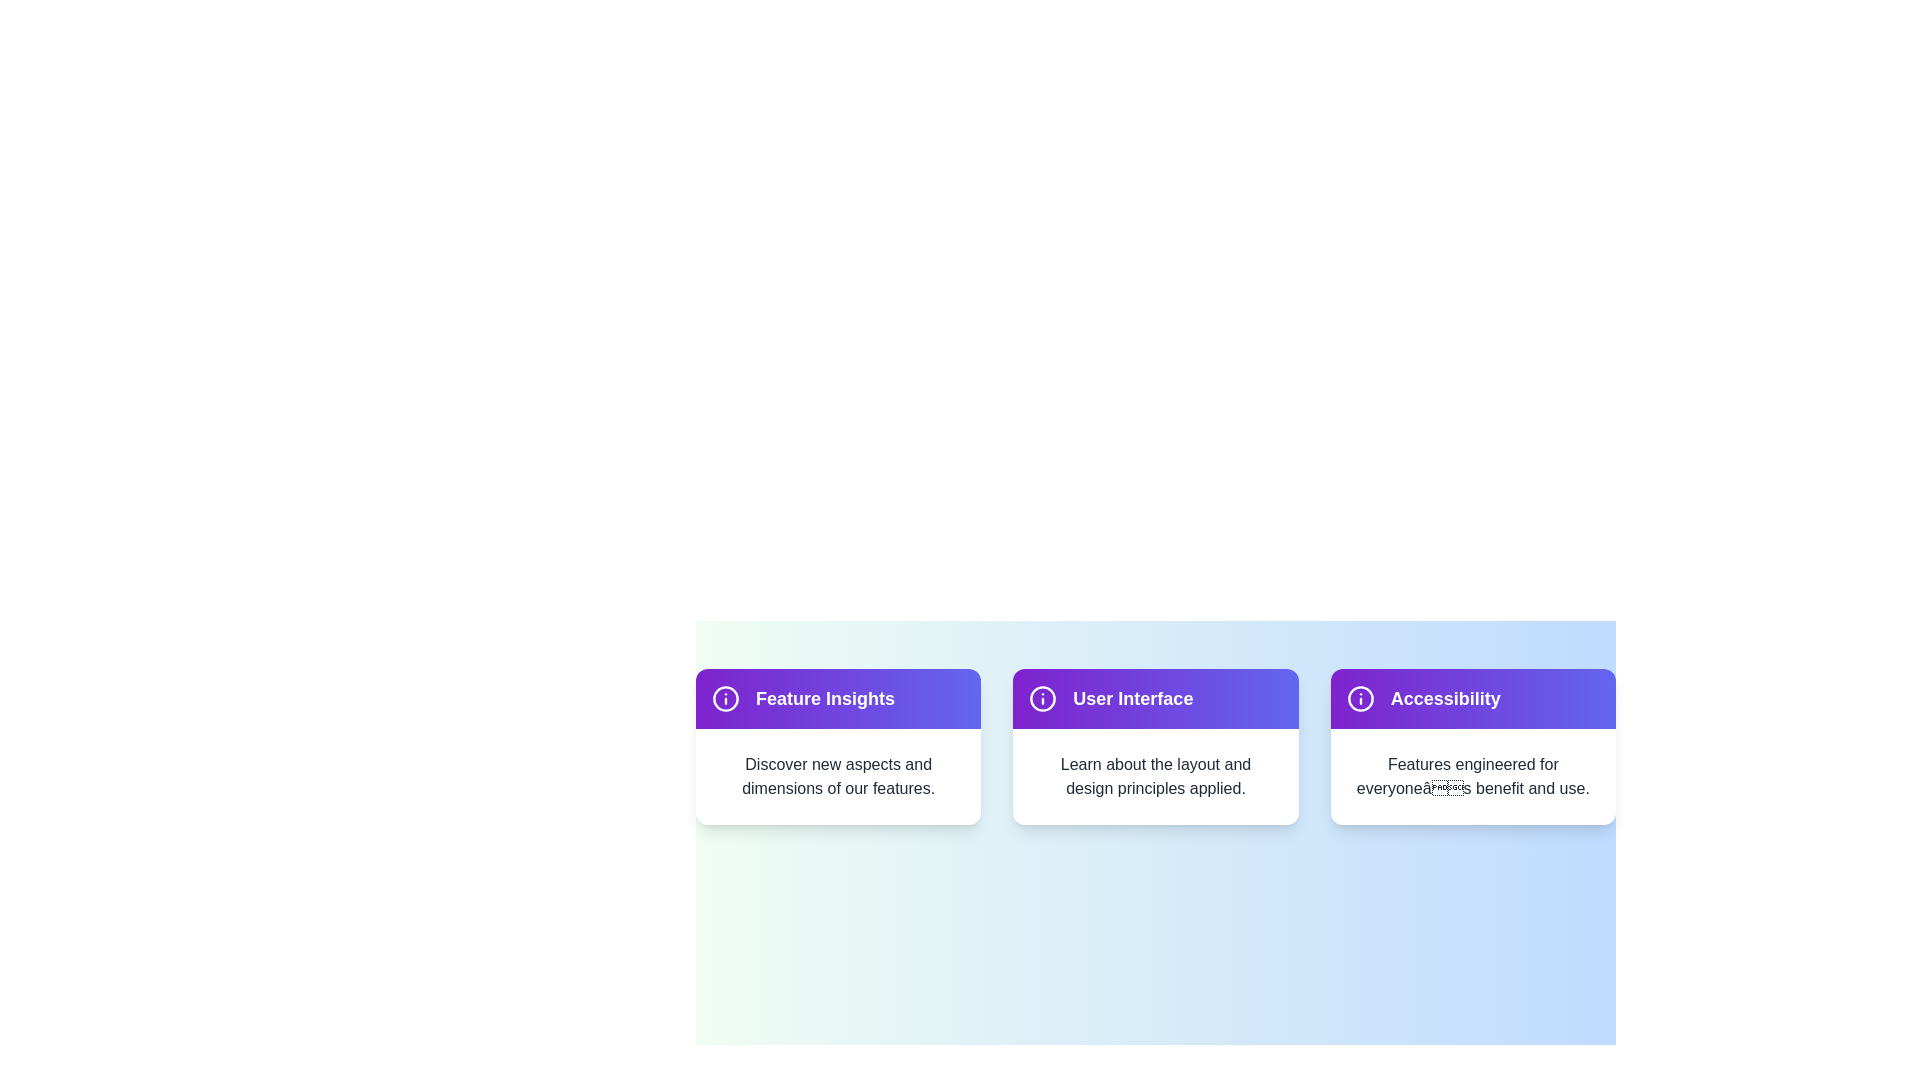  What do you see at coordinates (1360, 697) in the screenshot?
I see `the central circle of the SVG icon component located in the top section labeled 'Accessibility' within the third card from the left` at bounding box center [1360, 697].